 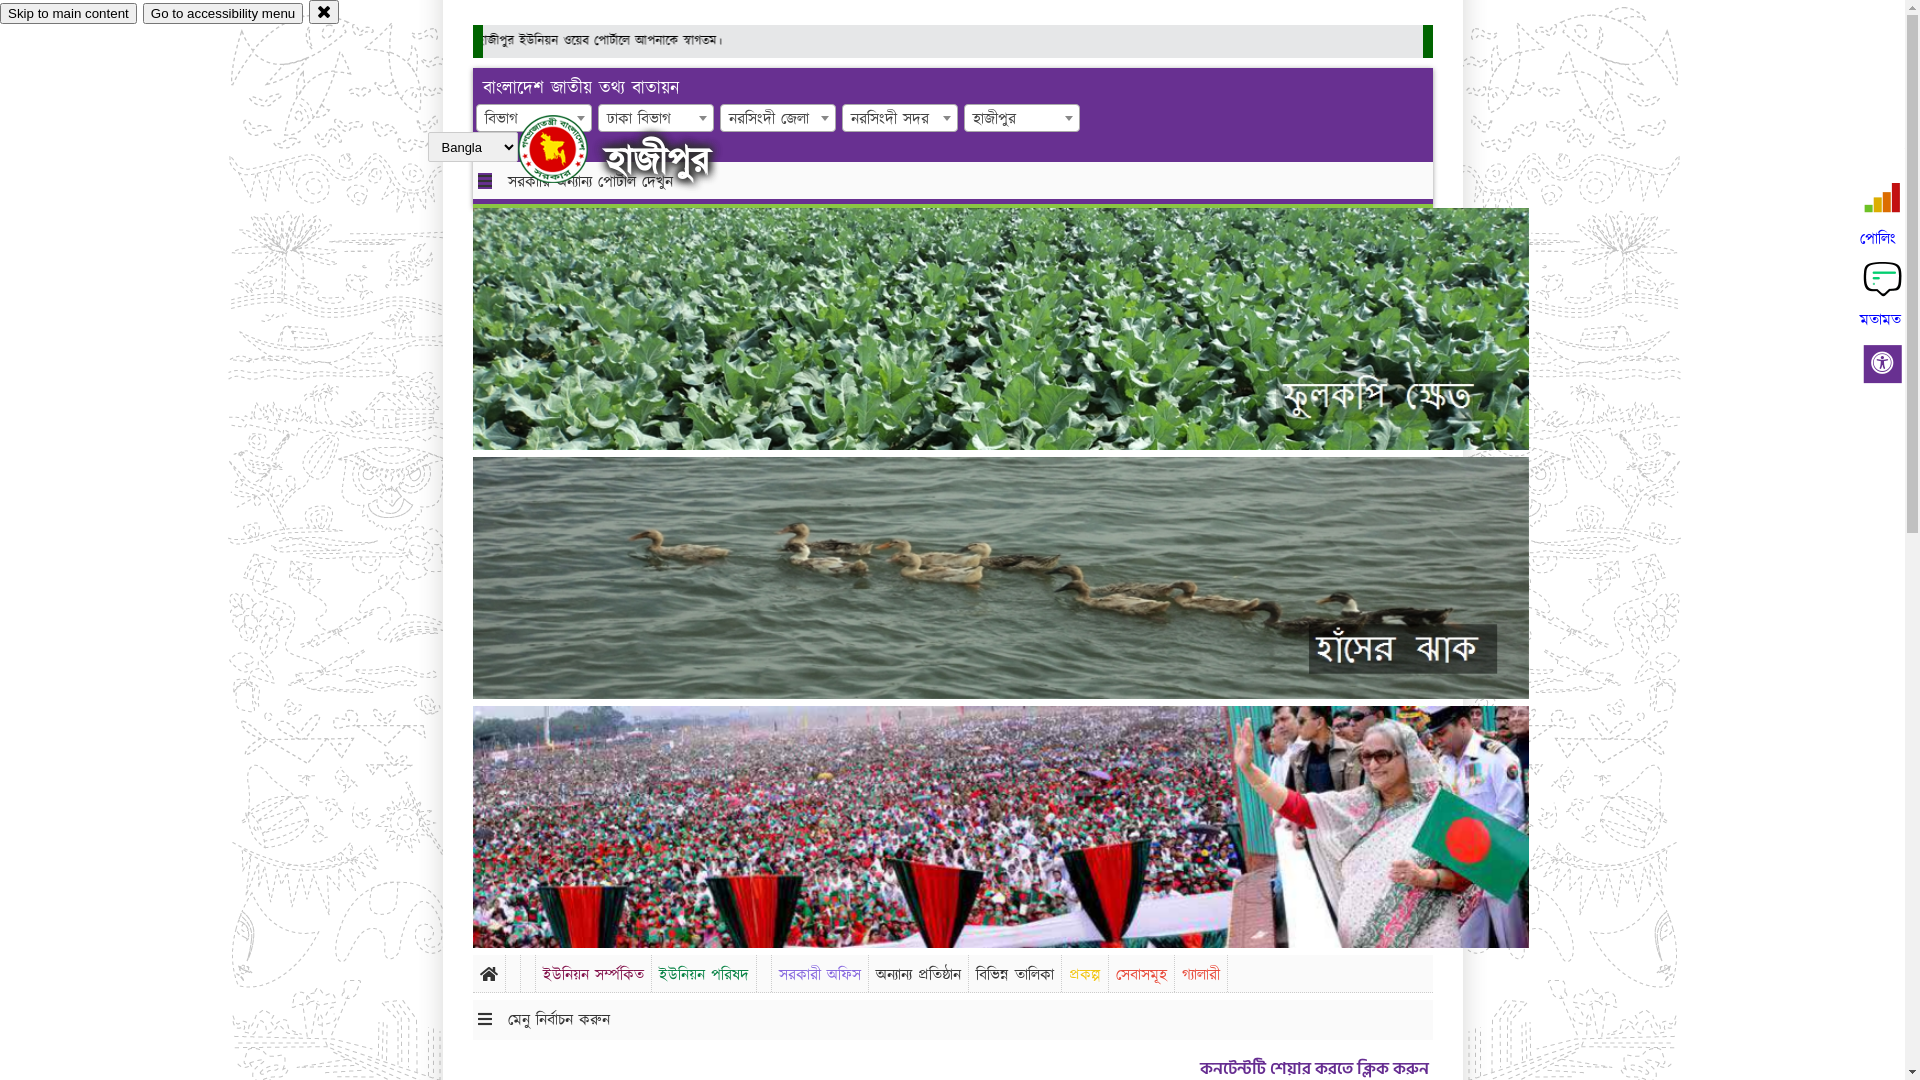 I want to click on ', so click(x=569, y=148).